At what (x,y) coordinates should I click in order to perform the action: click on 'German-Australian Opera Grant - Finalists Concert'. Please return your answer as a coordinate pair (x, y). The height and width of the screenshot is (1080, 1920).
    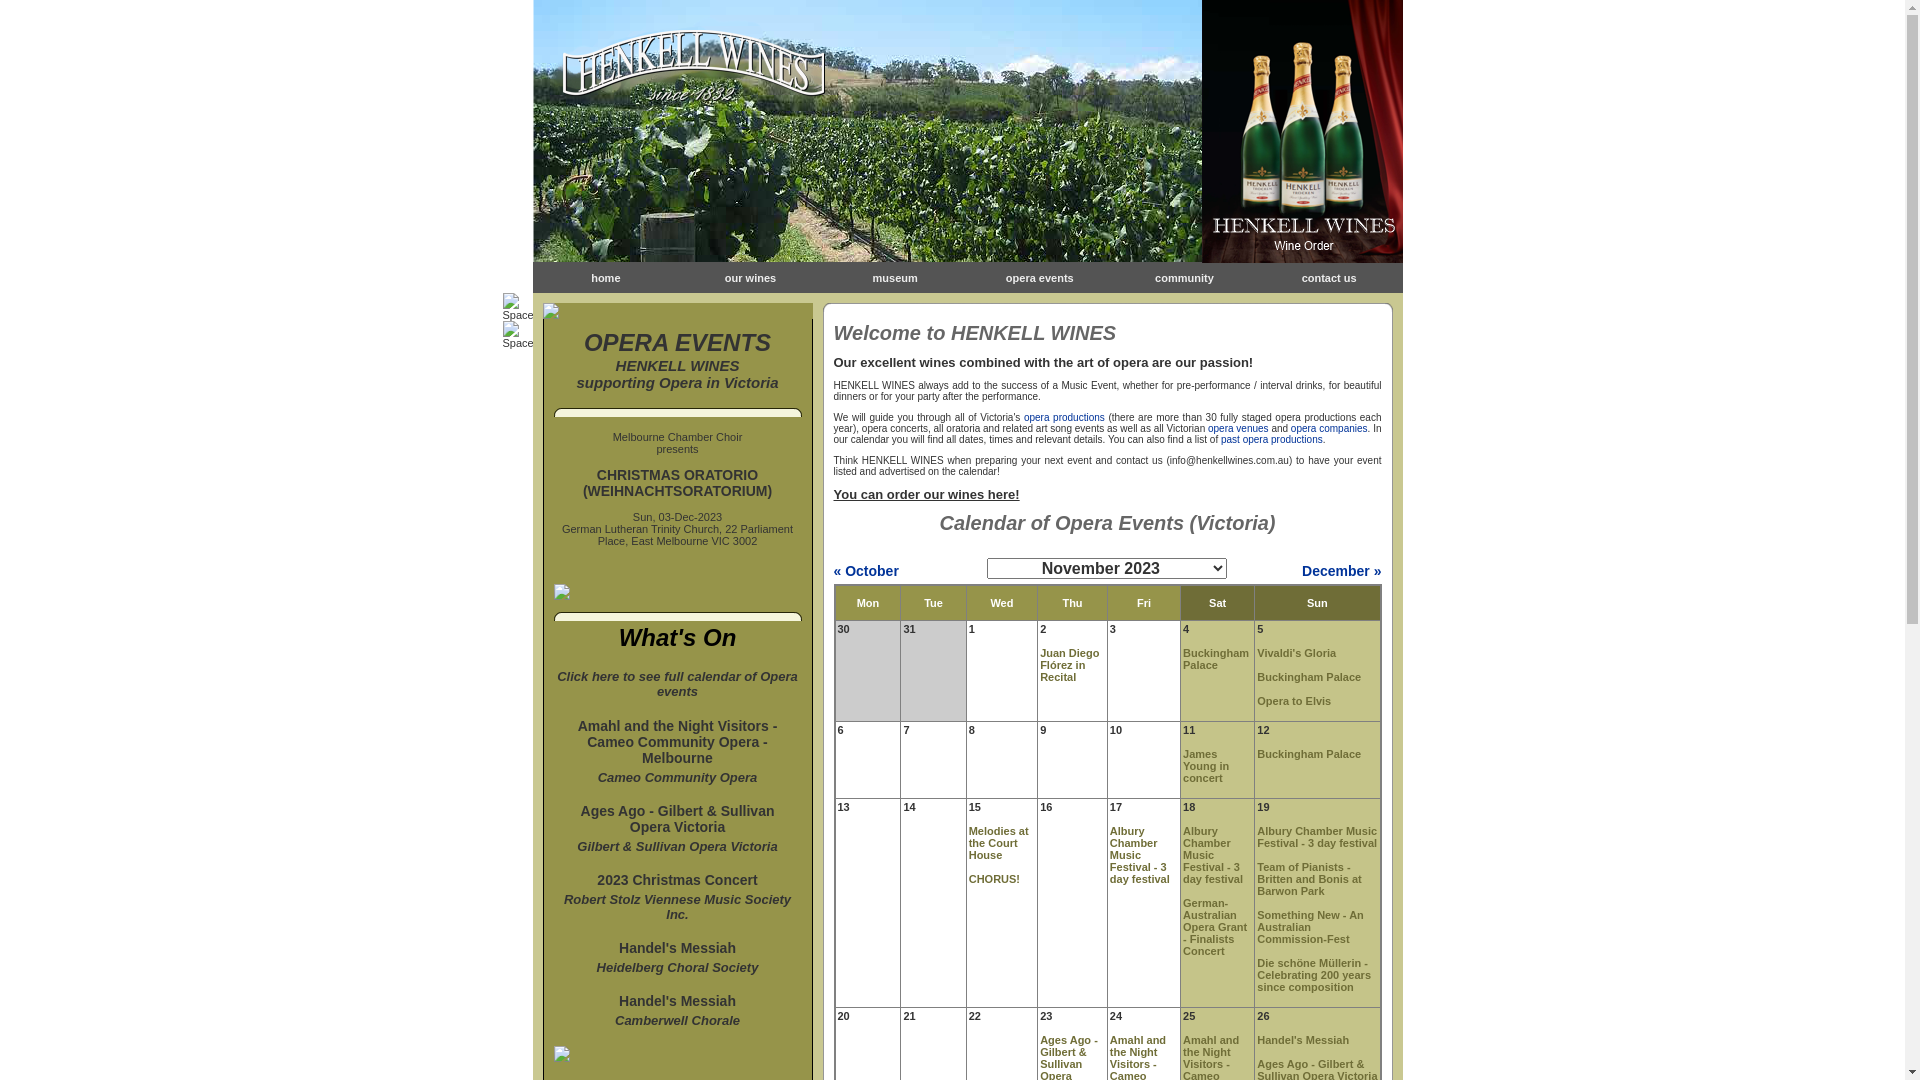
    Looking at the image, I should click on (1213, 926).